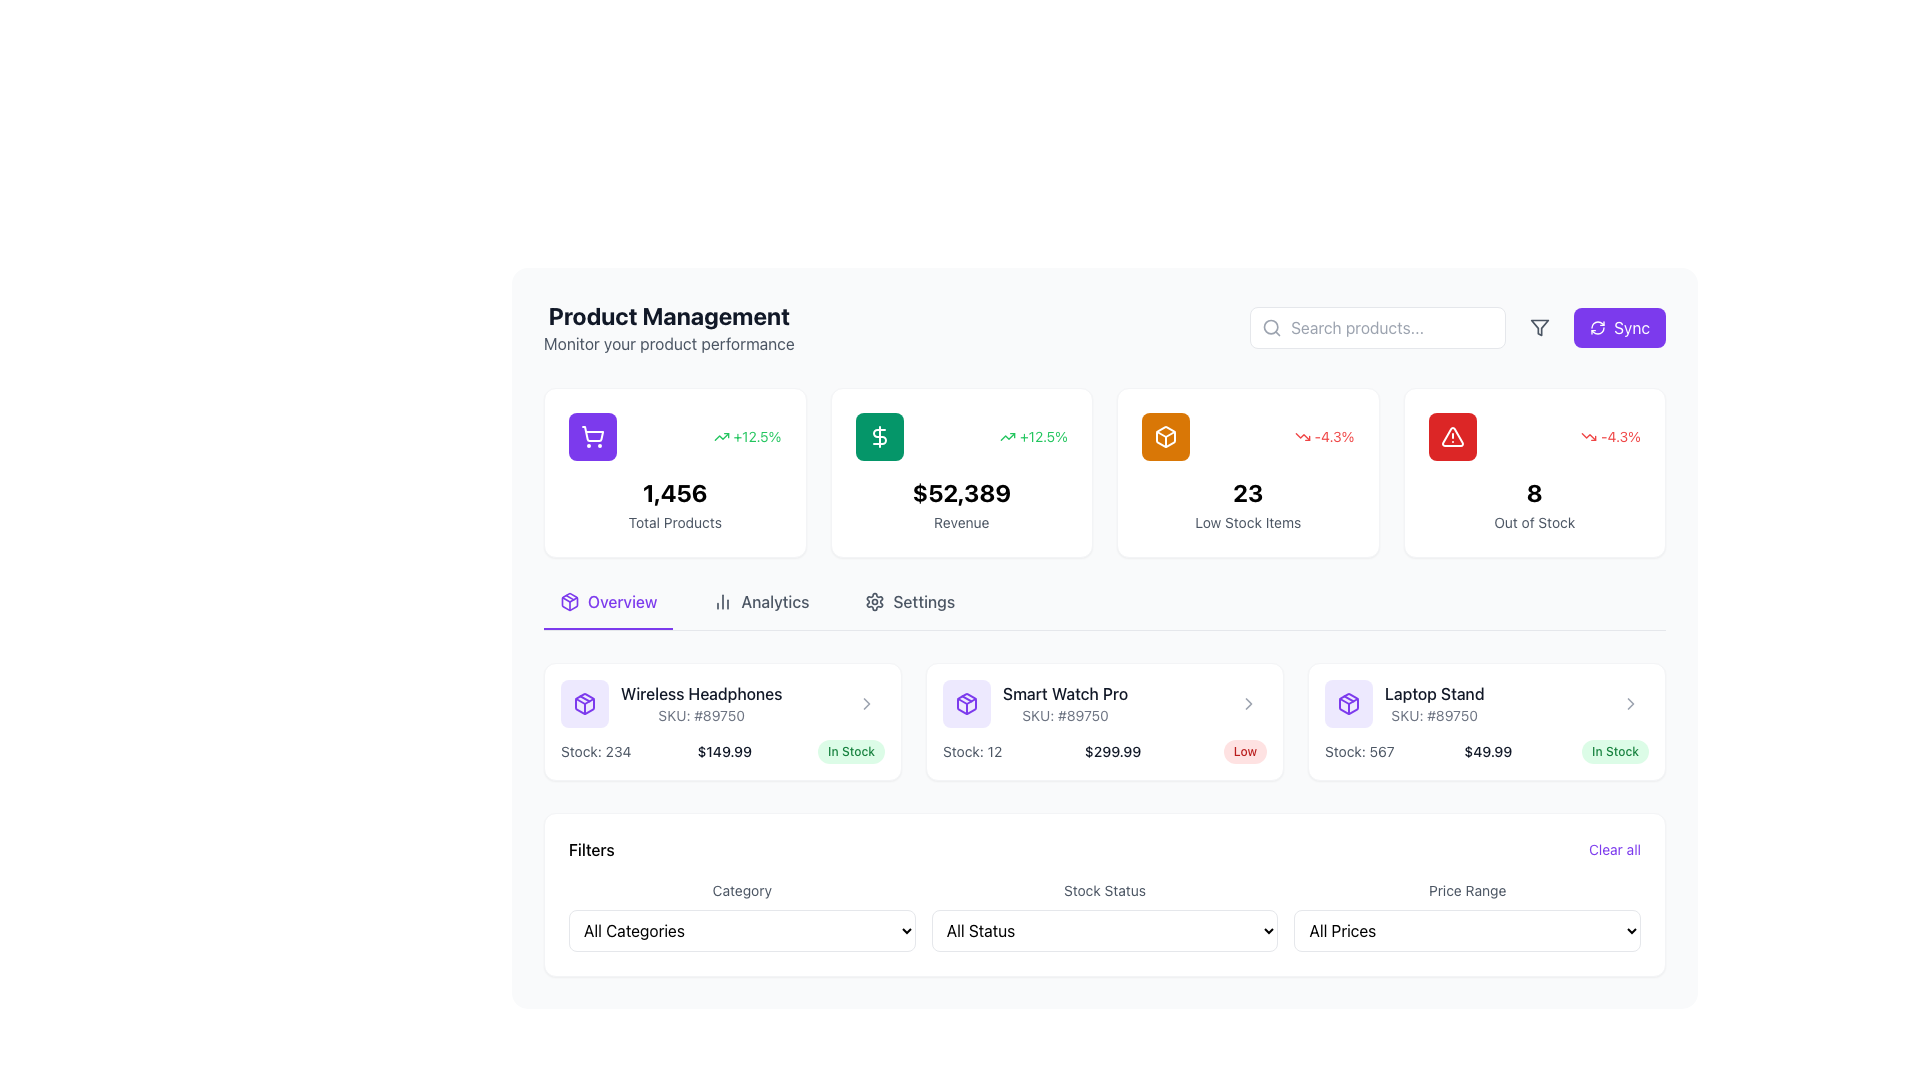 The height and width of the screenshot is (1080, 1920). Describe the element at coordinates (1614, 849) in the screenshot. I see `the 'Clear all' hyperlink-style action button located at the far right of the 'Filters' section to observe the hover effect` at that location.